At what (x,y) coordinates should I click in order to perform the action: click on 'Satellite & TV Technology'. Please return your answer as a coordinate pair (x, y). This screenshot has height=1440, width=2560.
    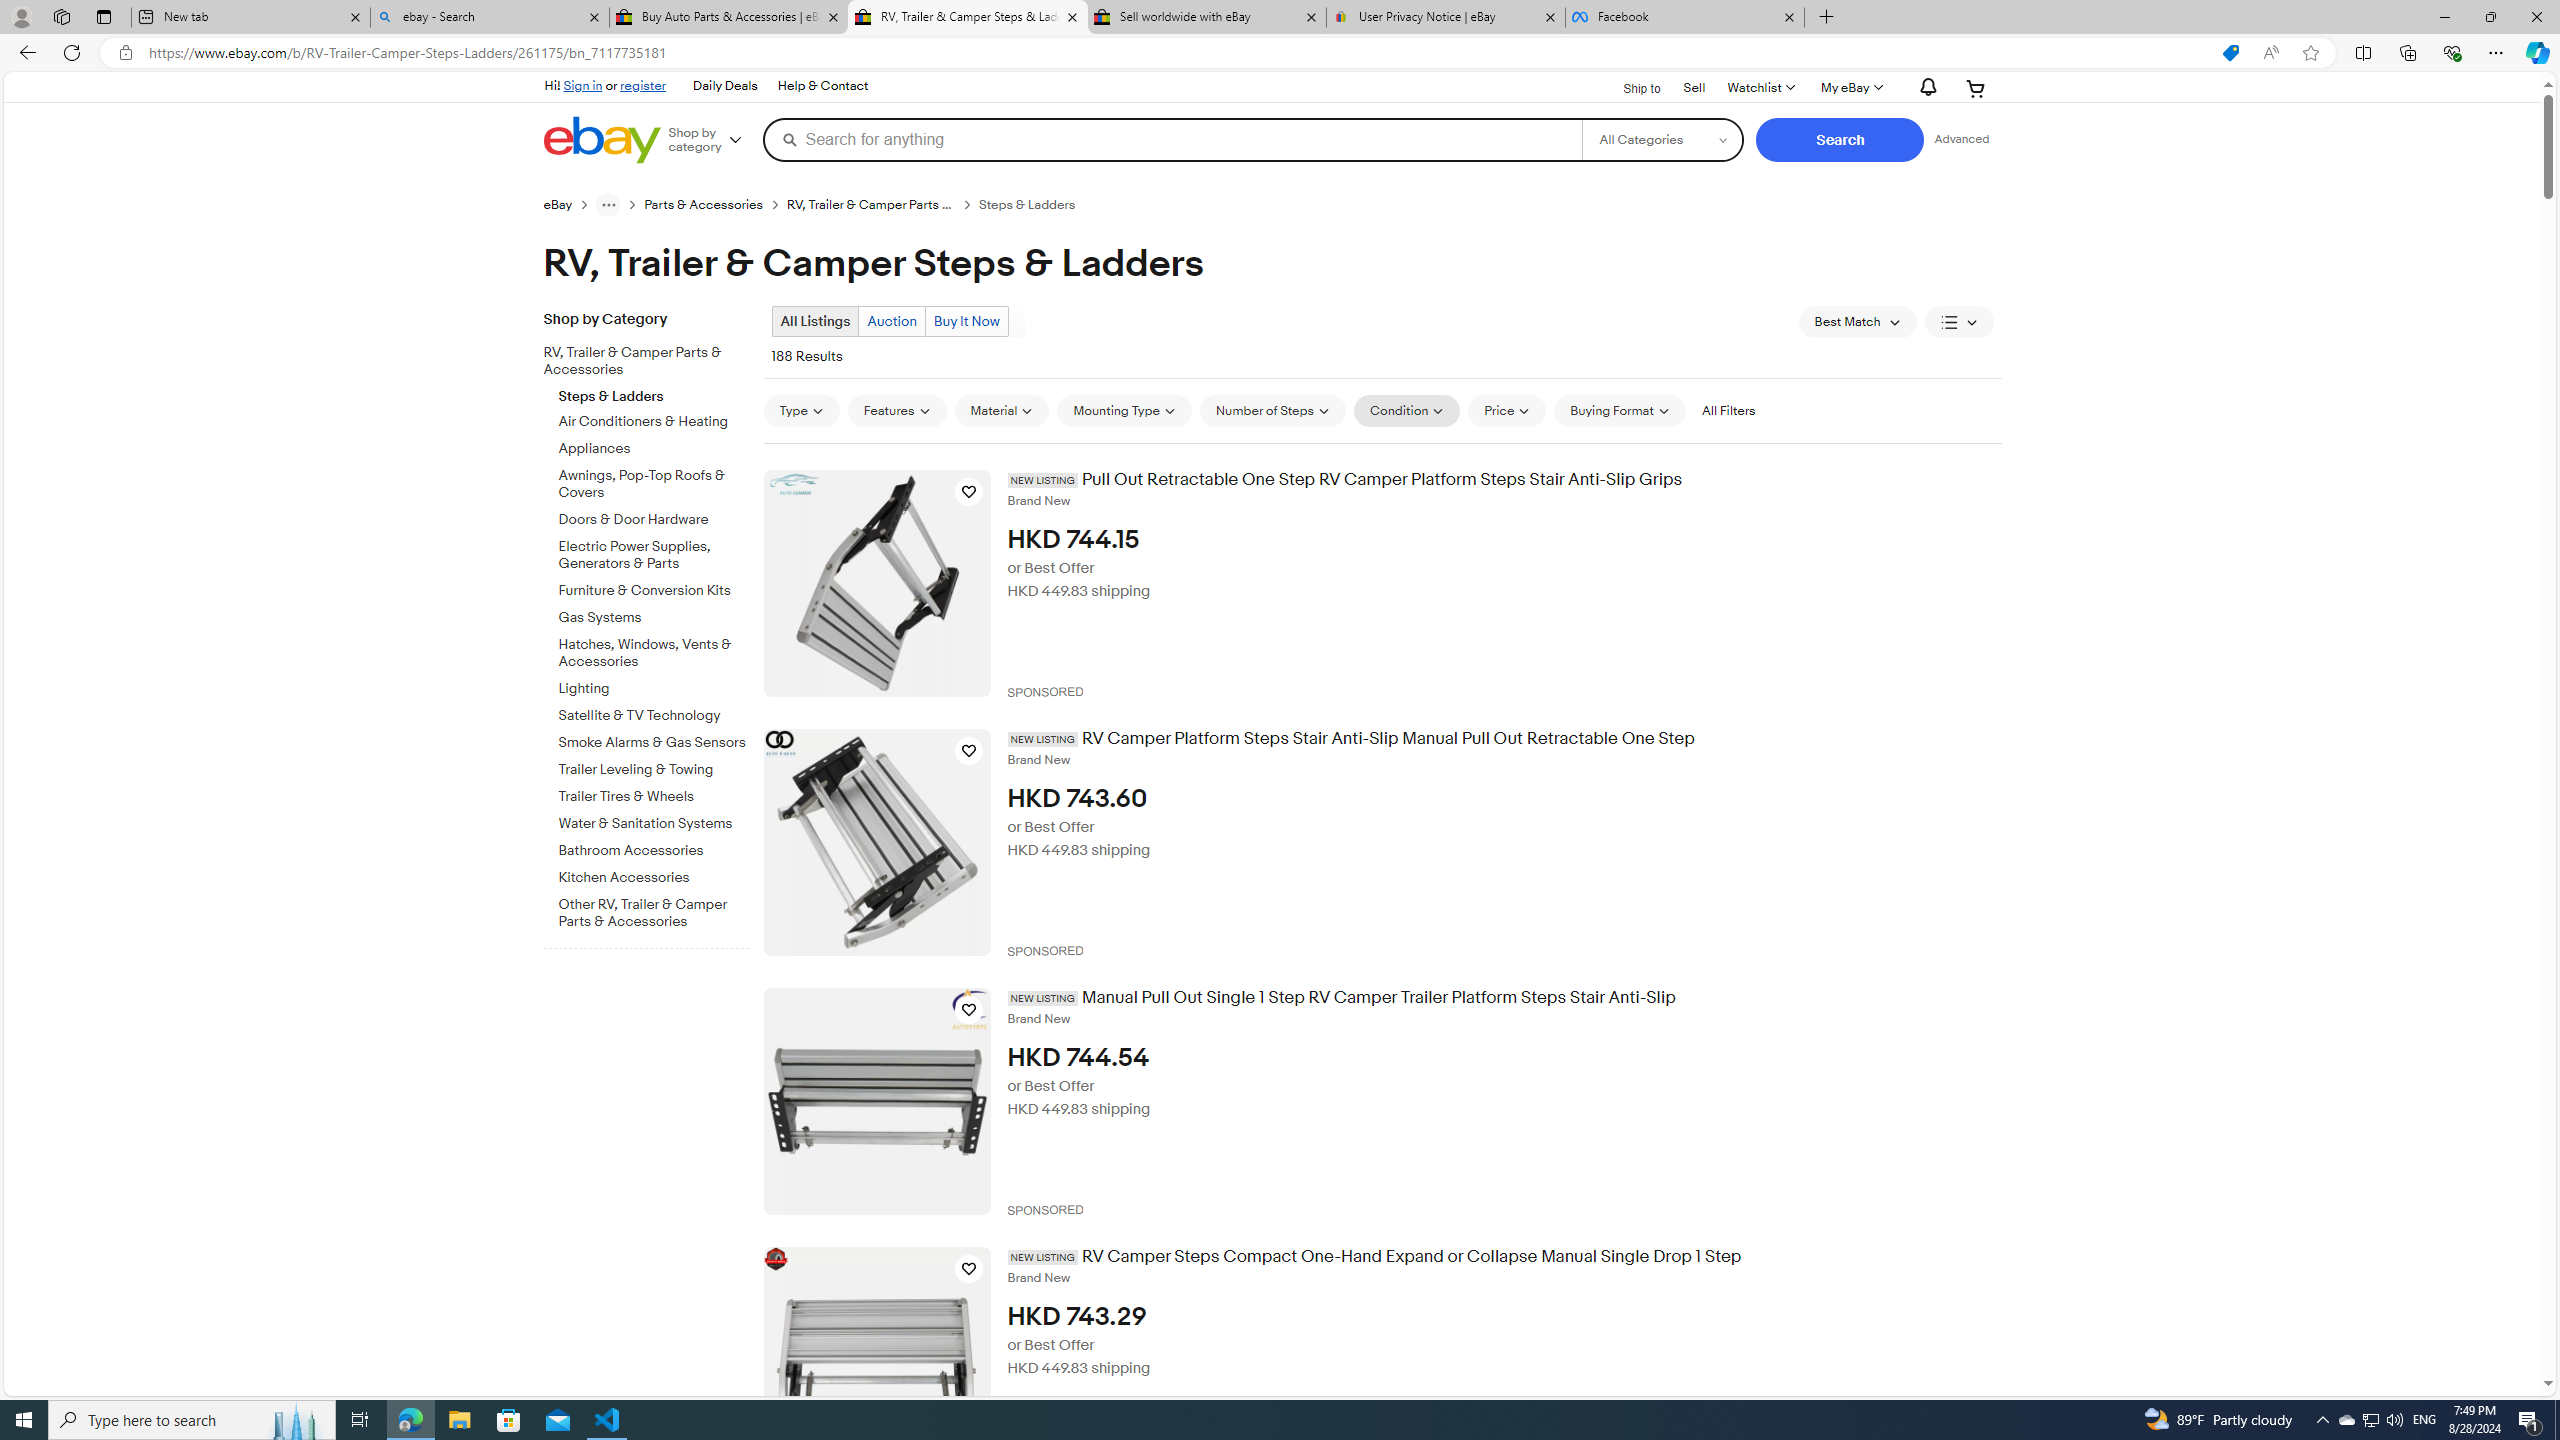
    Looking at the image, I should click on (653, 716).